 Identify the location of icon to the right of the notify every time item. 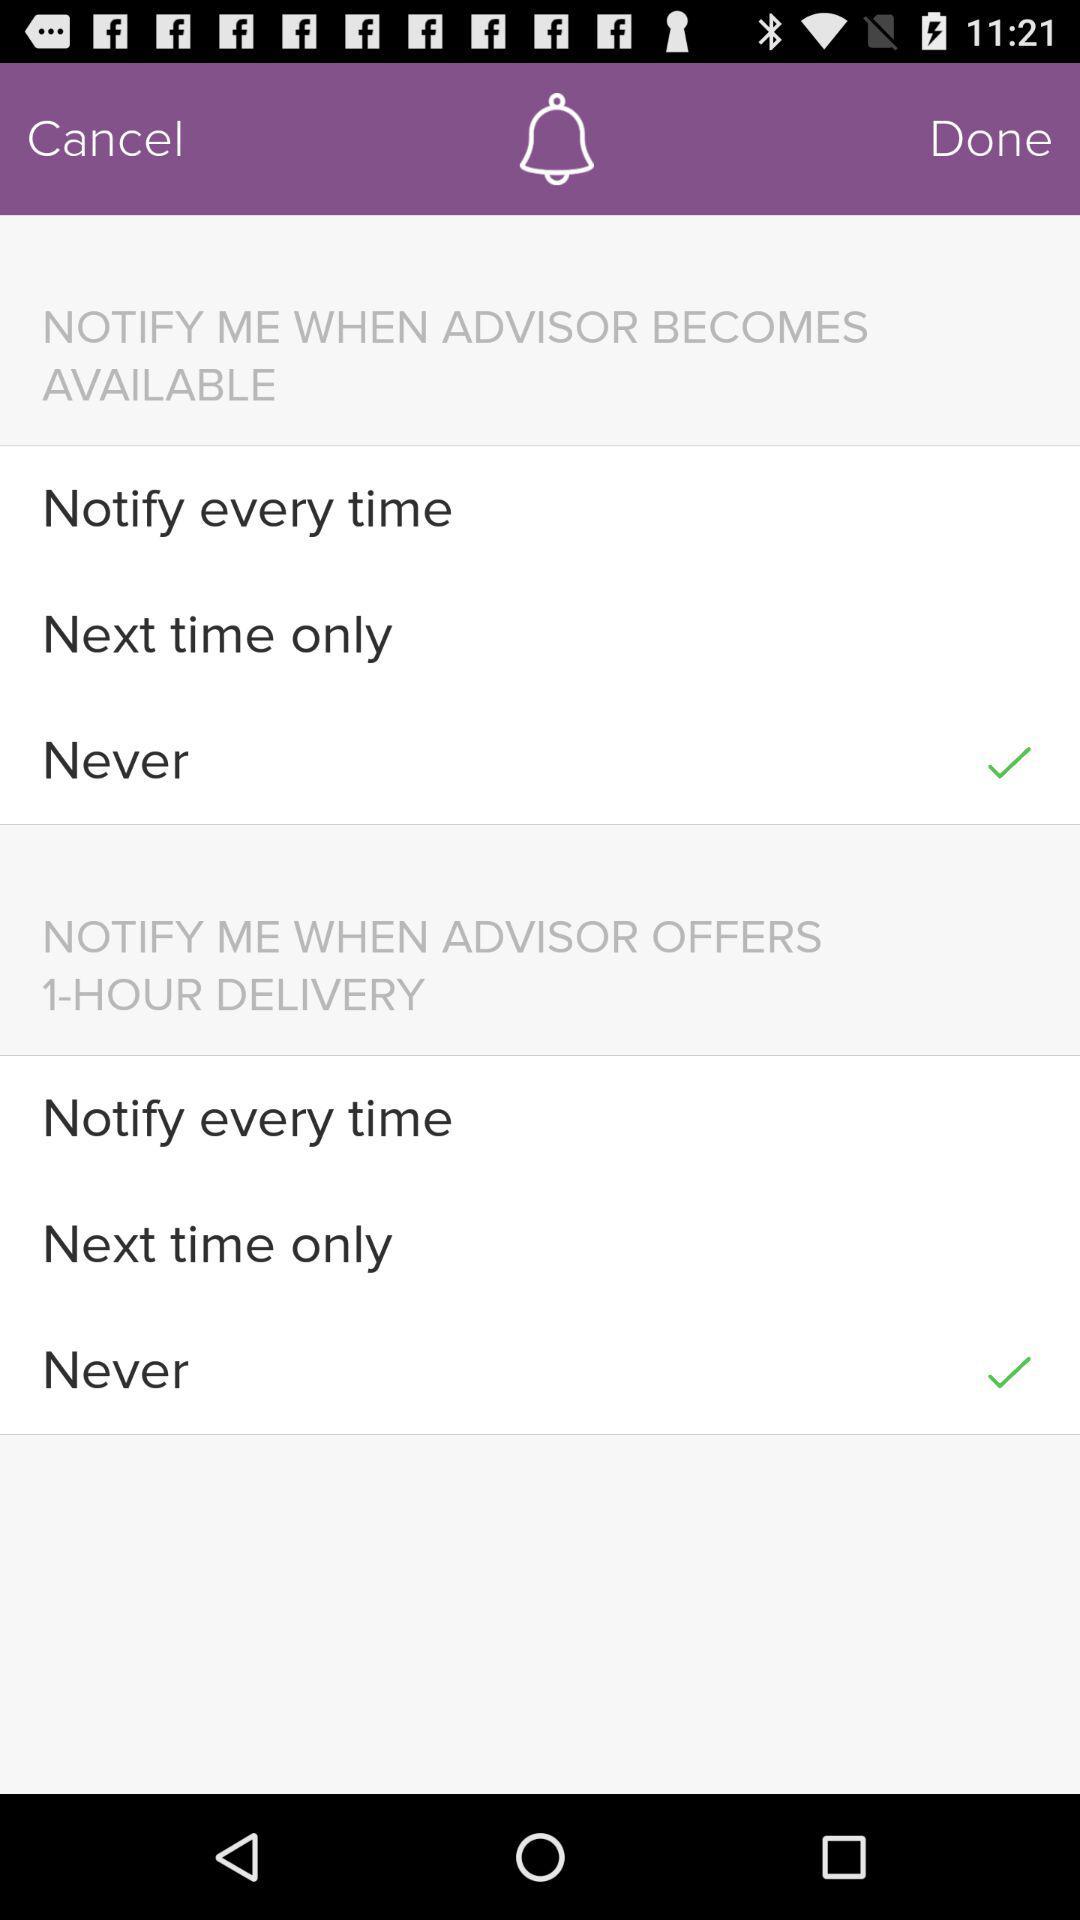
(1009, 1117).